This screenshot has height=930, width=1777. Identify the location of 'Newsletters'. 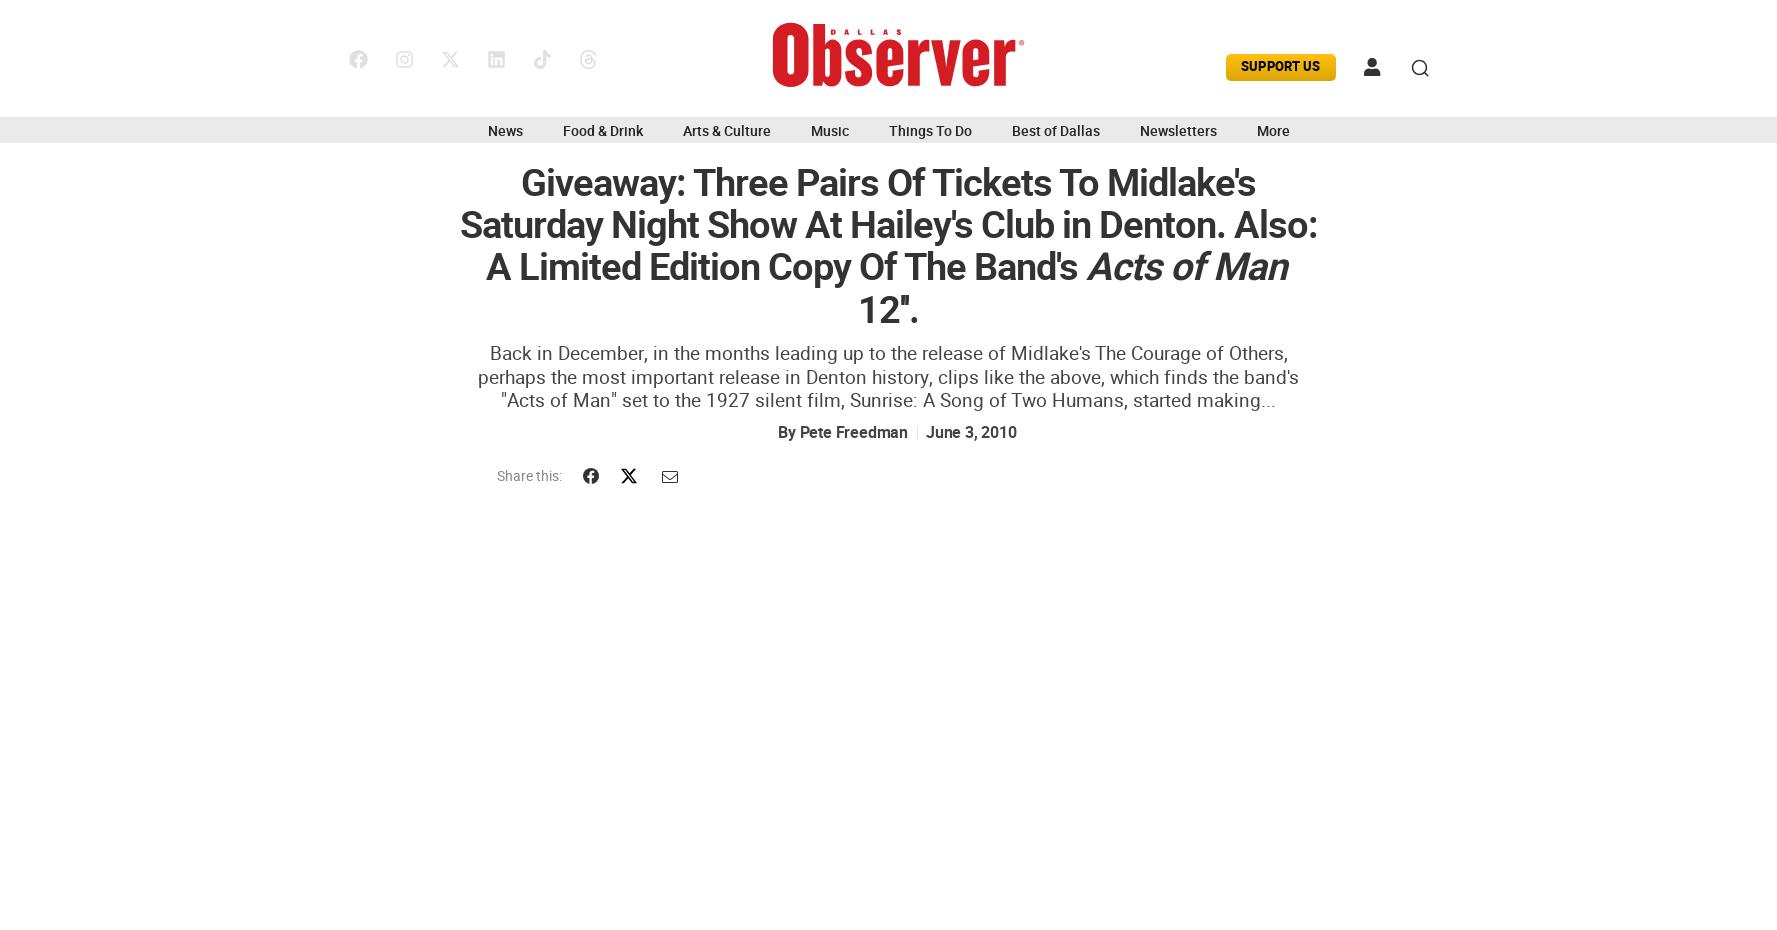
(1177, 130).